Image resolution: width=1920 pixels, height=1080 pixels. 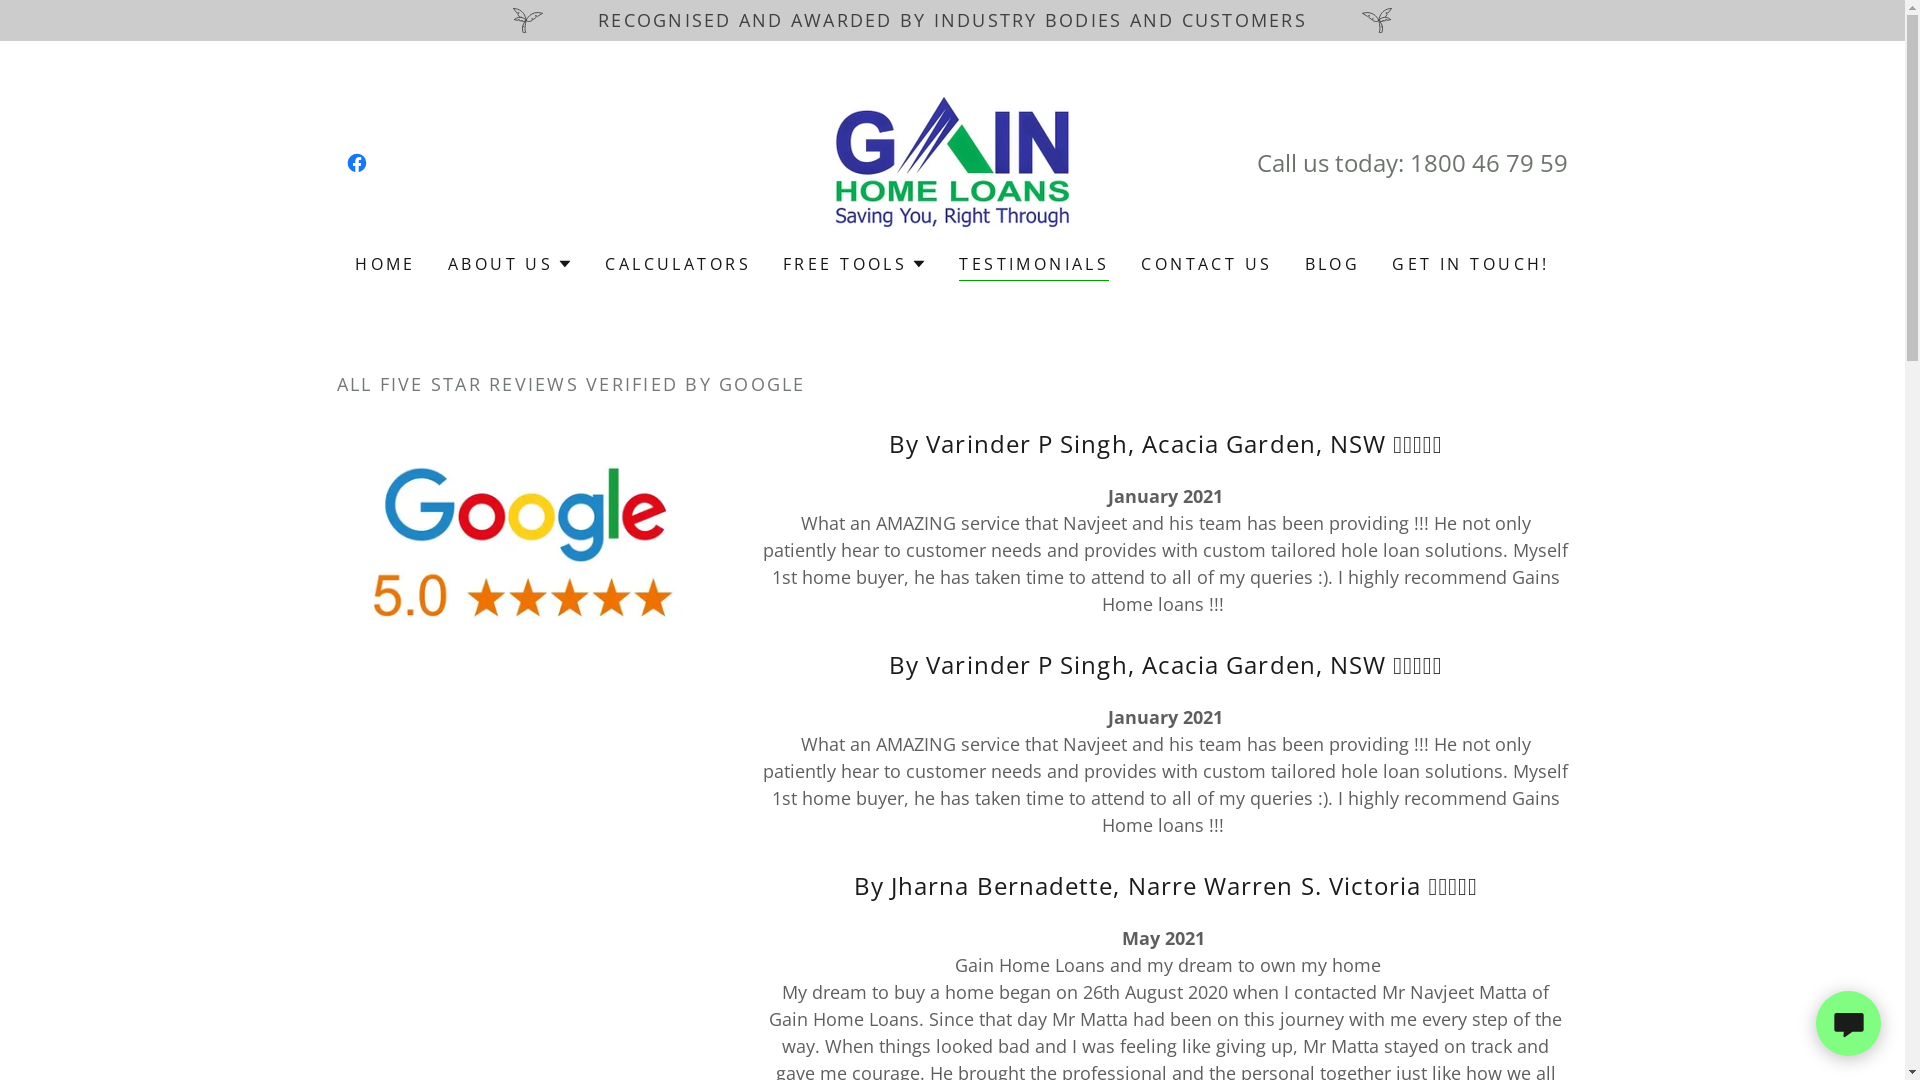 What do you see at coordinates (854, 262) in the screenshot?
I see `'FREE TOOLS'` at bounding box center [854, 262].